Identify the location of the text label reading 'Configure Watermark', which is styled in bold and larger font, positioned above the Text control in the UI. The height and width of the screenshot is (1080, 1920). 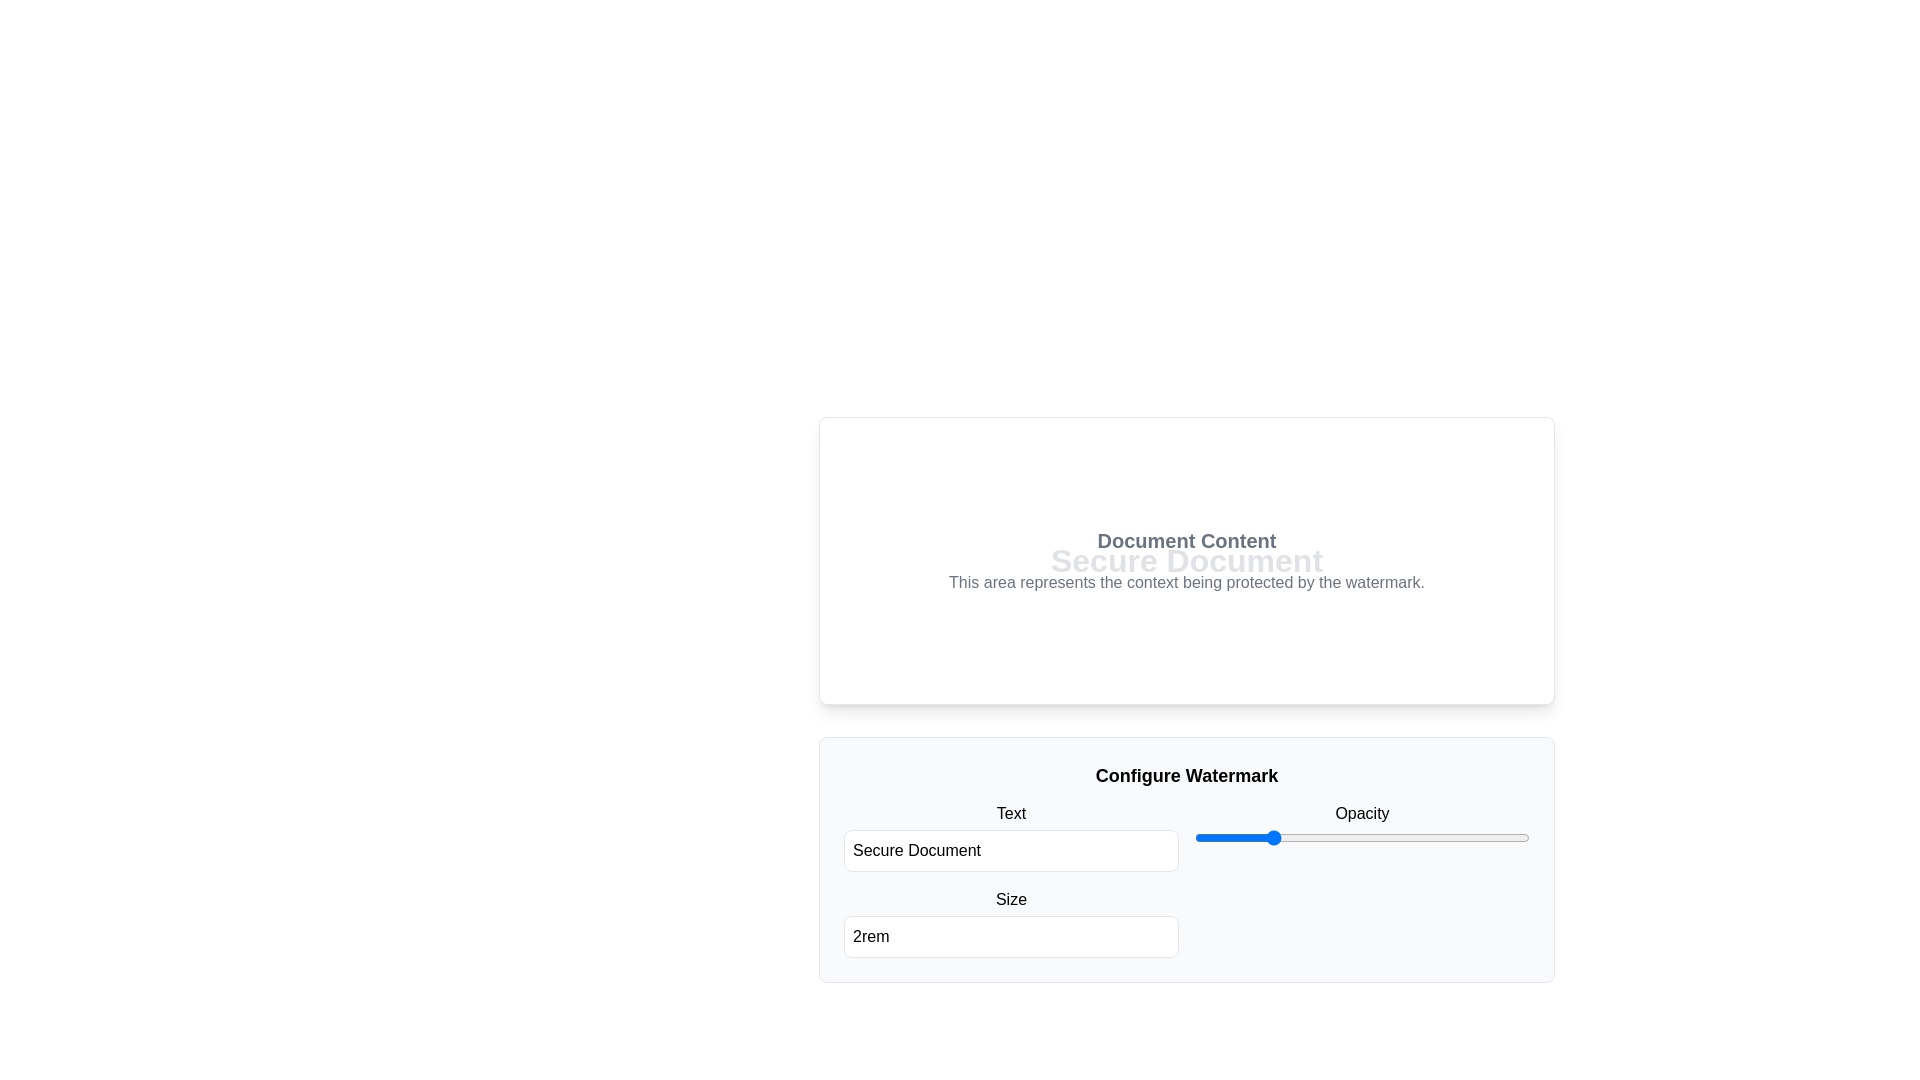
(1186, 774).